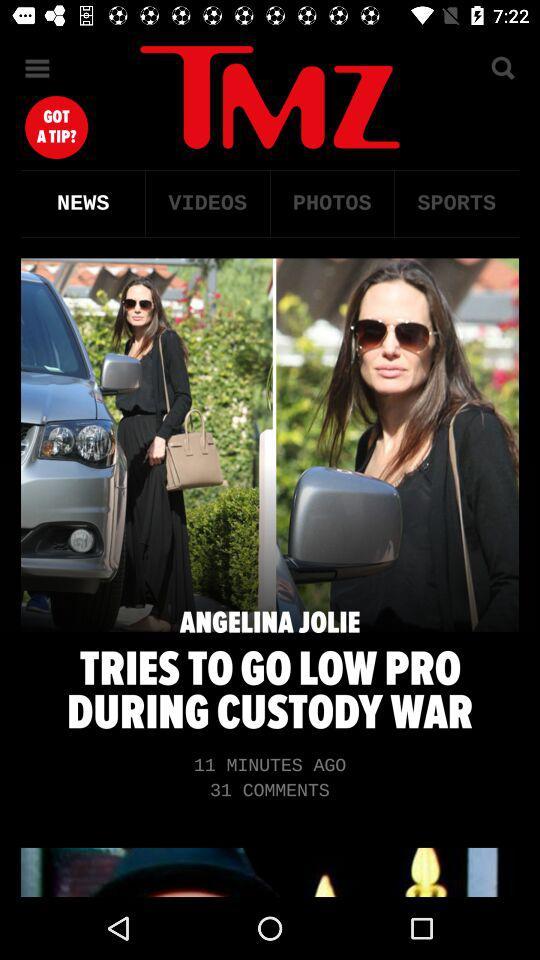  I want to click on the menu icon, so click(37, 68).